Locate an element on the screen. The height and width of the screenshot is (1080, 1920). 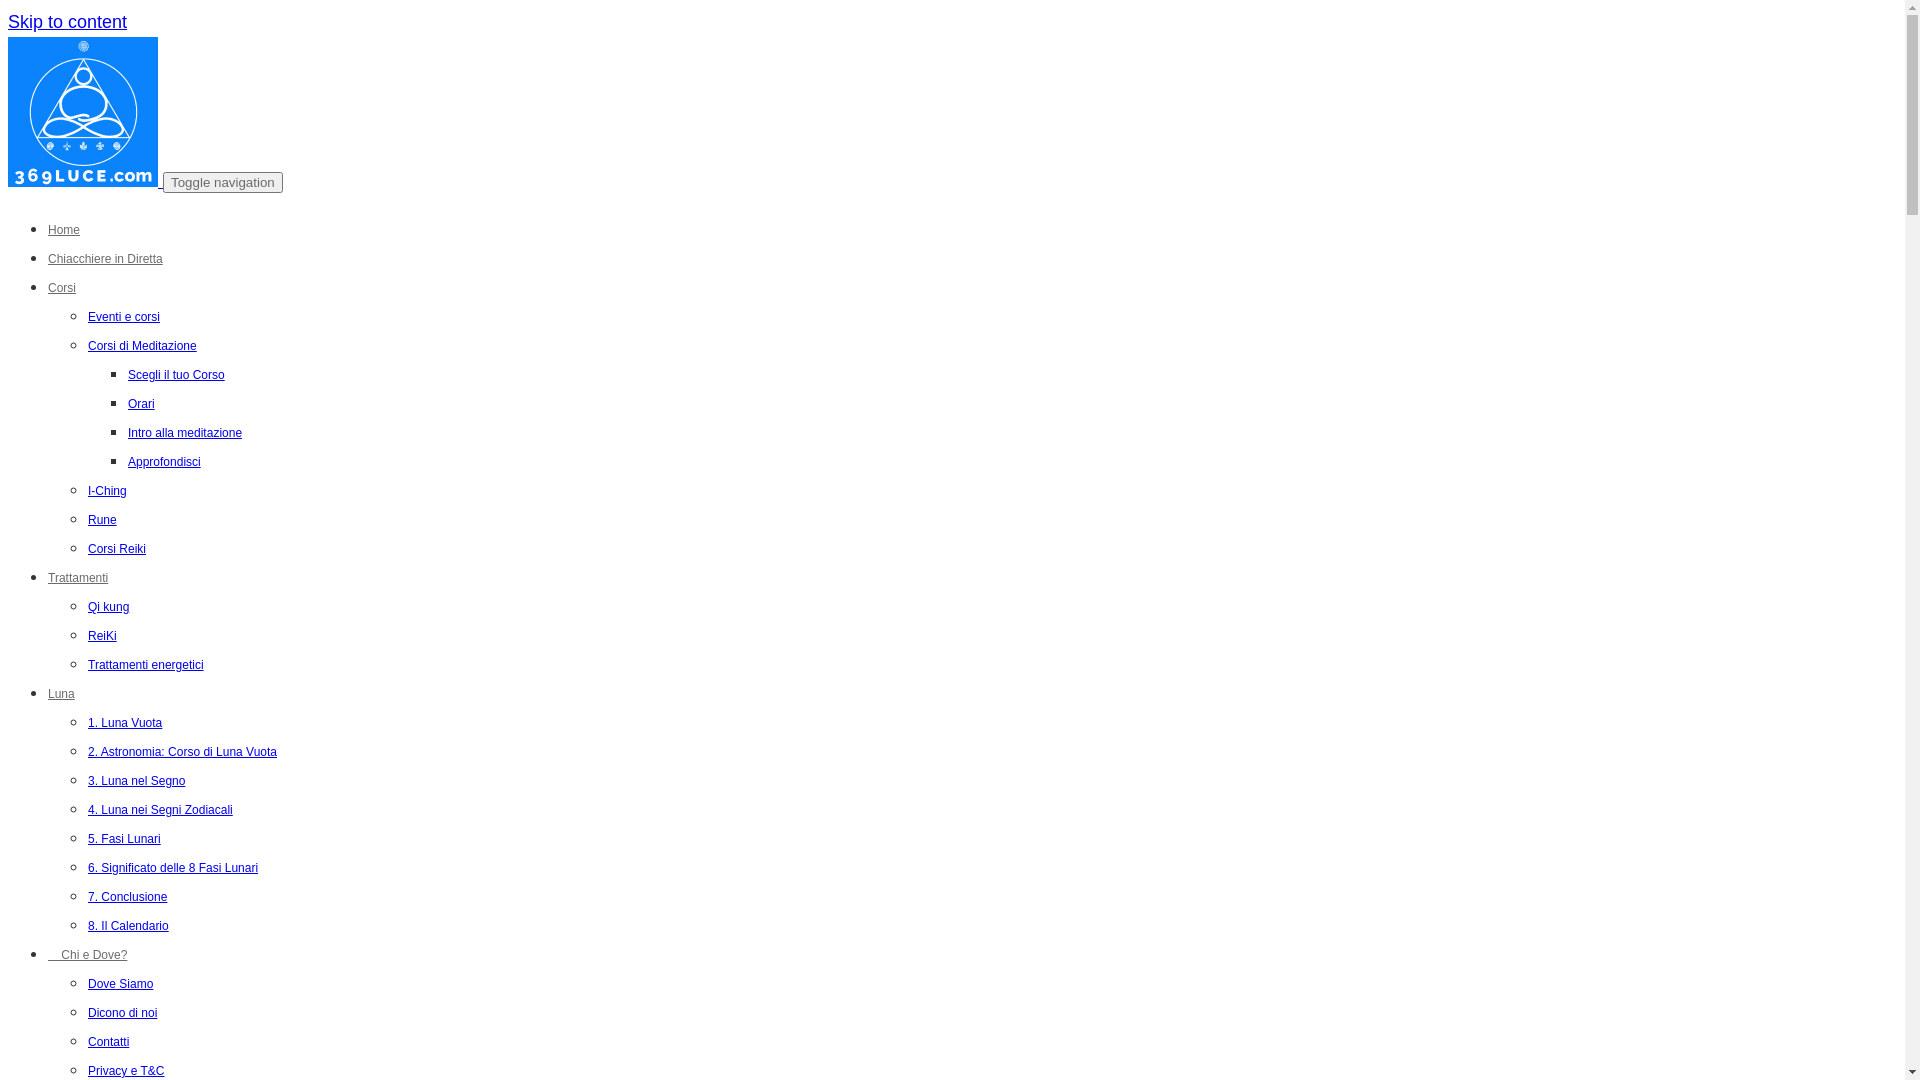
'1. Luna Vuota' is located at coordinates (123, 722).